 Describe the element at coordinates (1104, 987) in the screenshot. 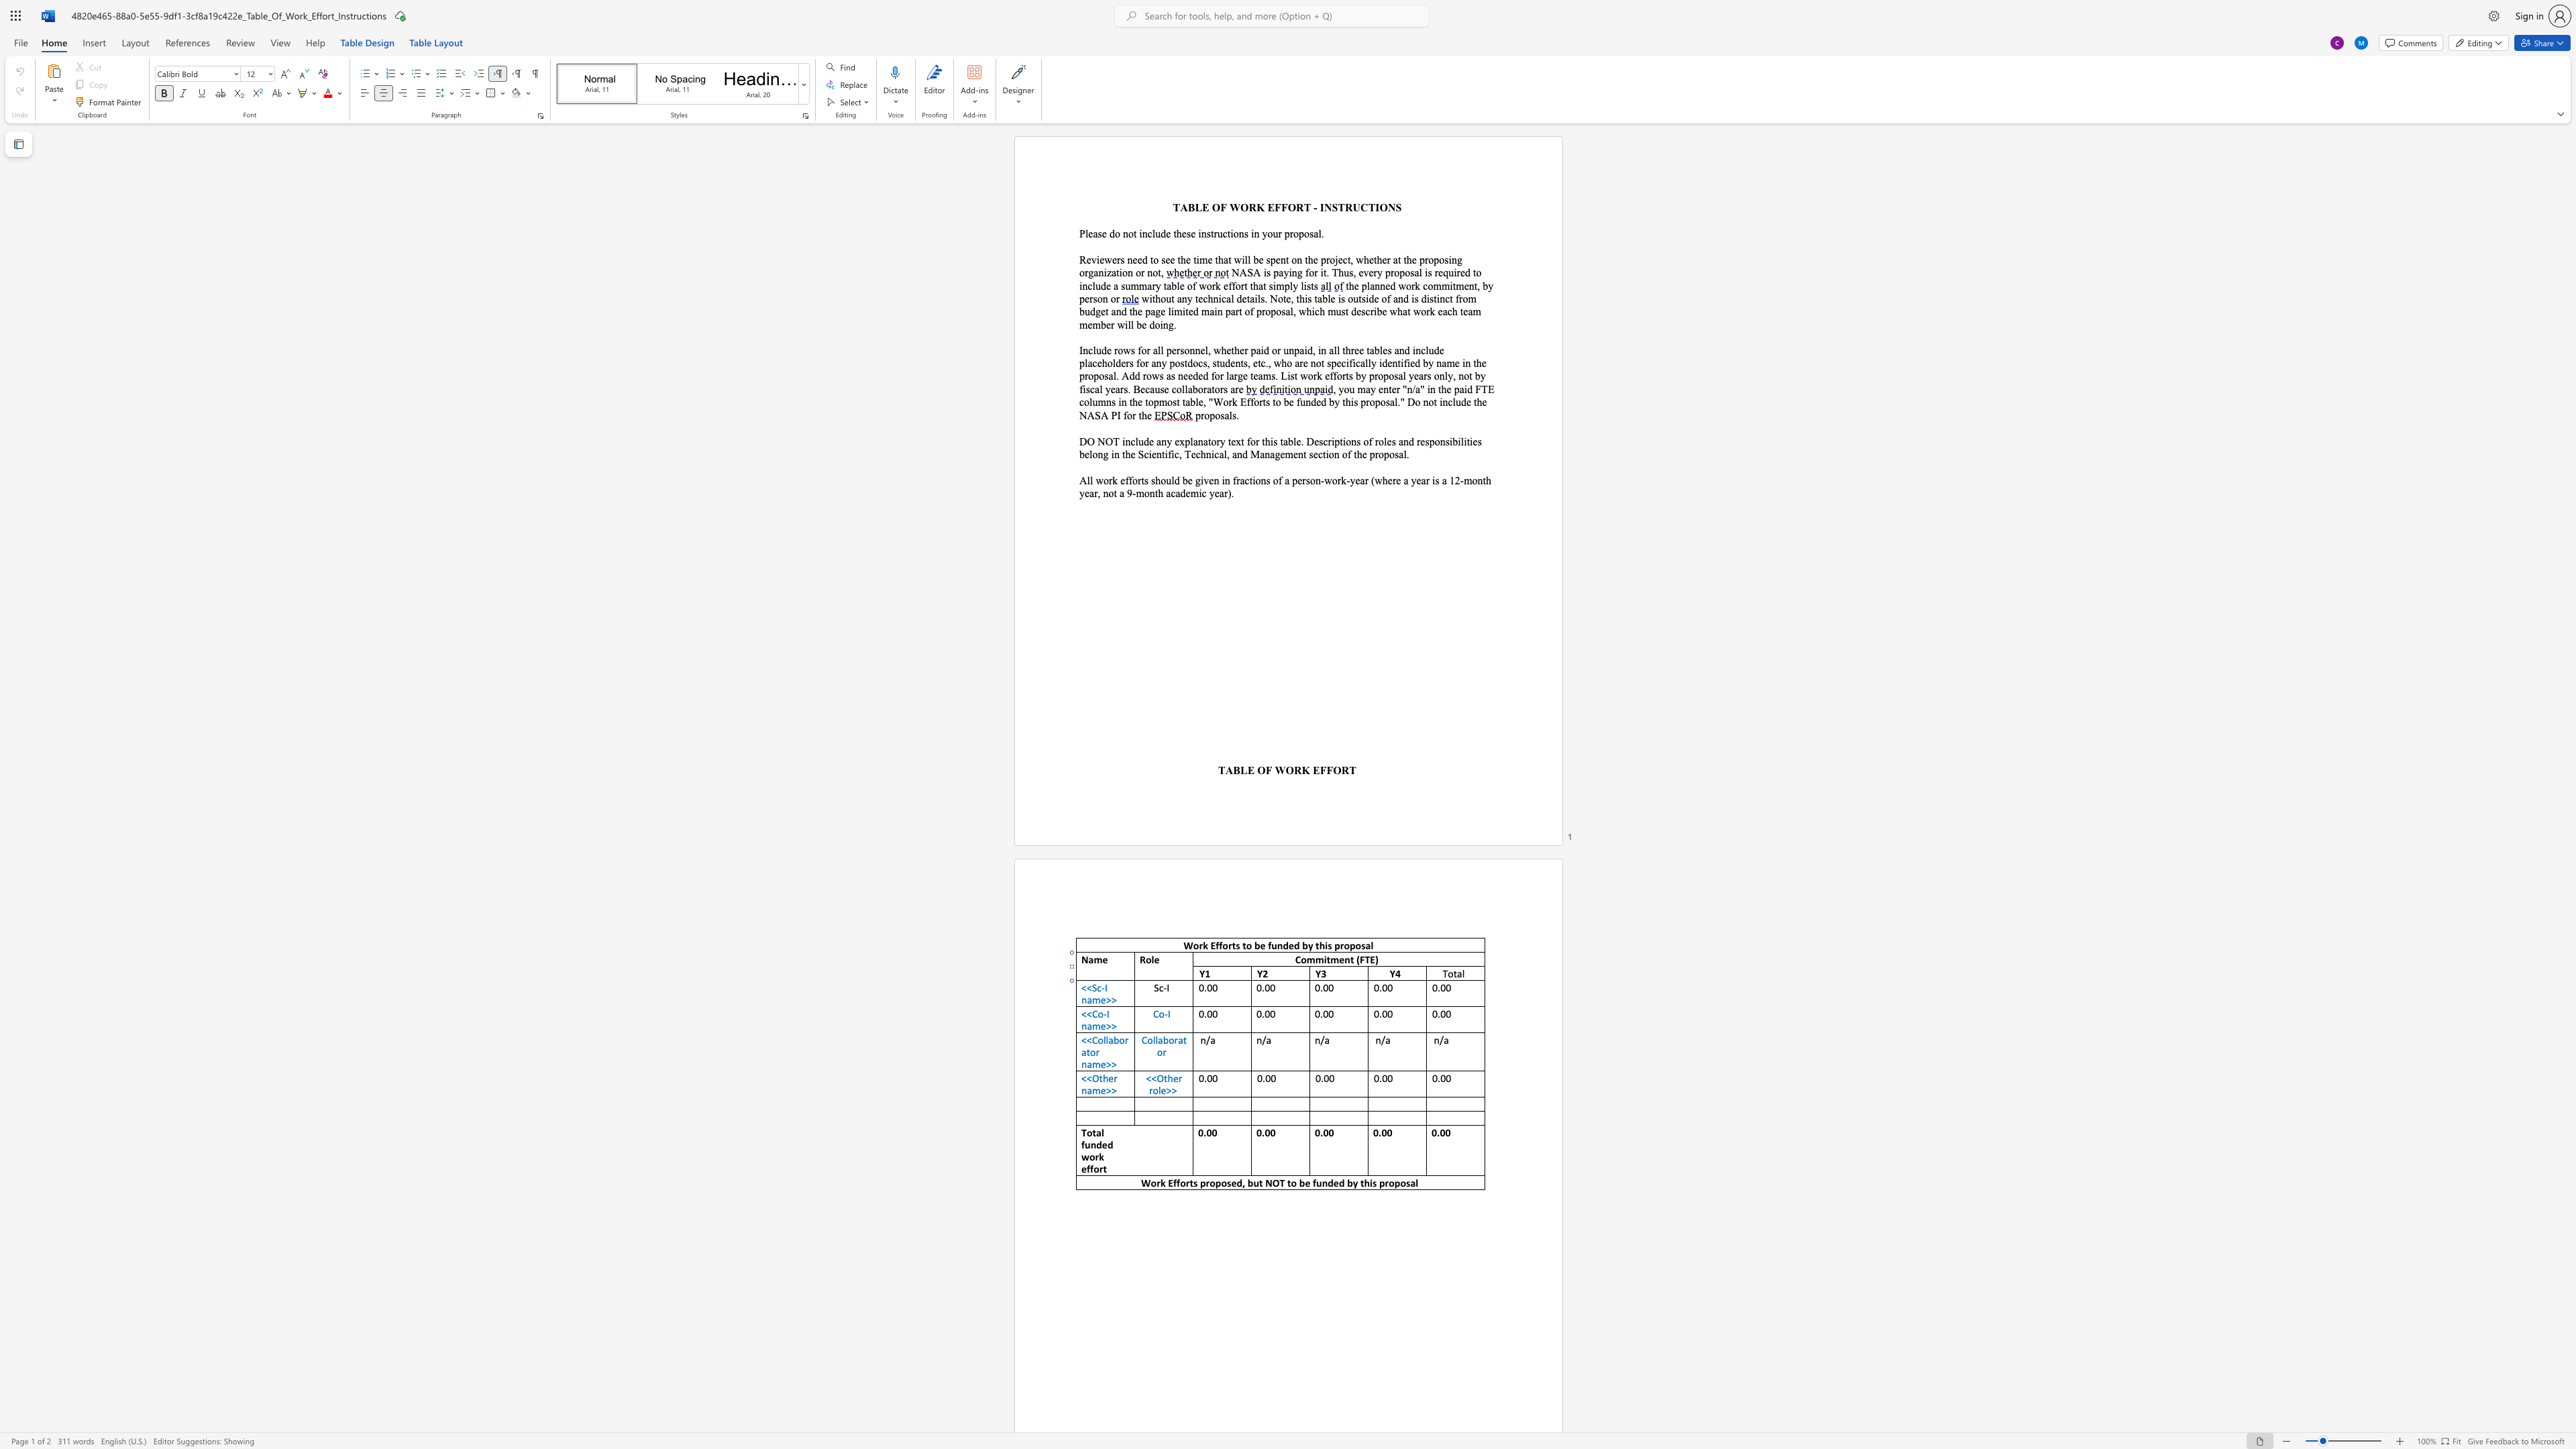

I see `the space between the continuous character "-" and "I" in the text` at that location.